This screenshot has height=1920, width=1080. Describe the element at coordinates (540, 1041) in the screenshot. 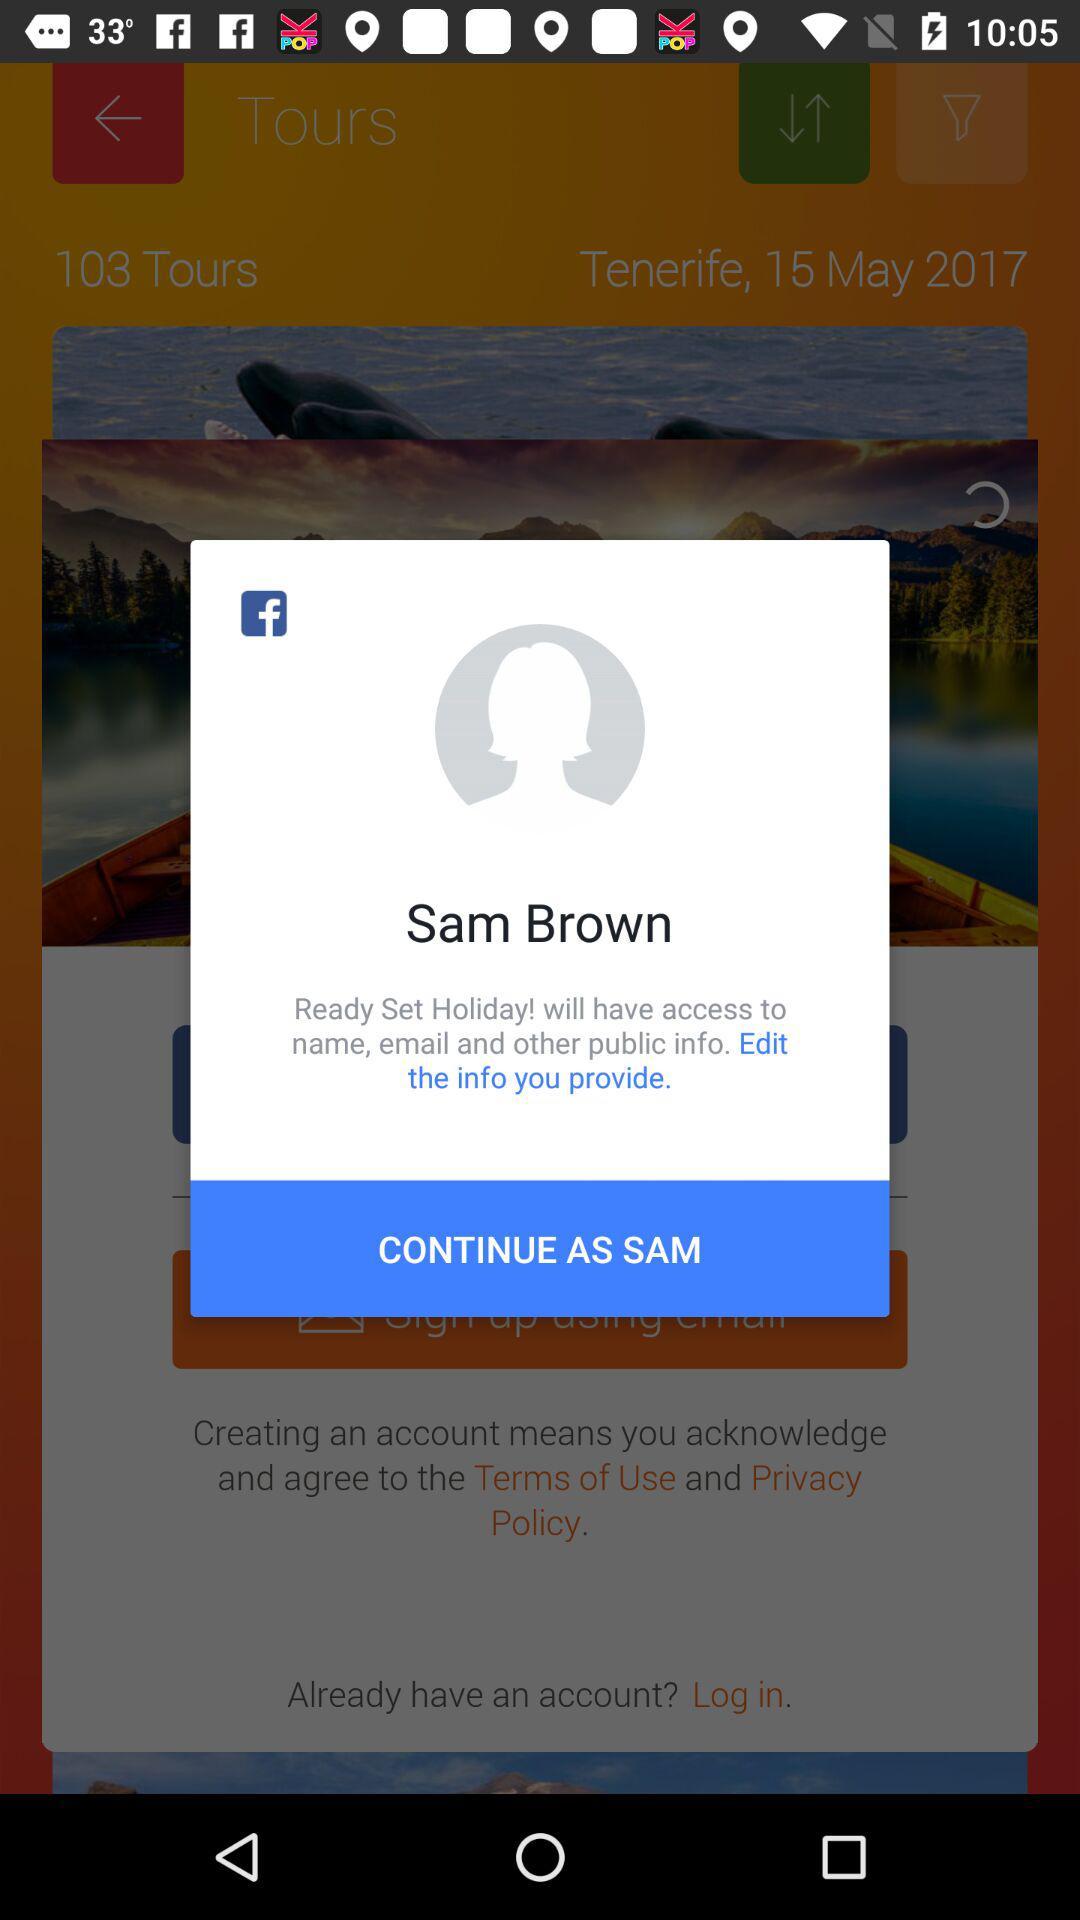

I see `the ready set holiday item` at that location.